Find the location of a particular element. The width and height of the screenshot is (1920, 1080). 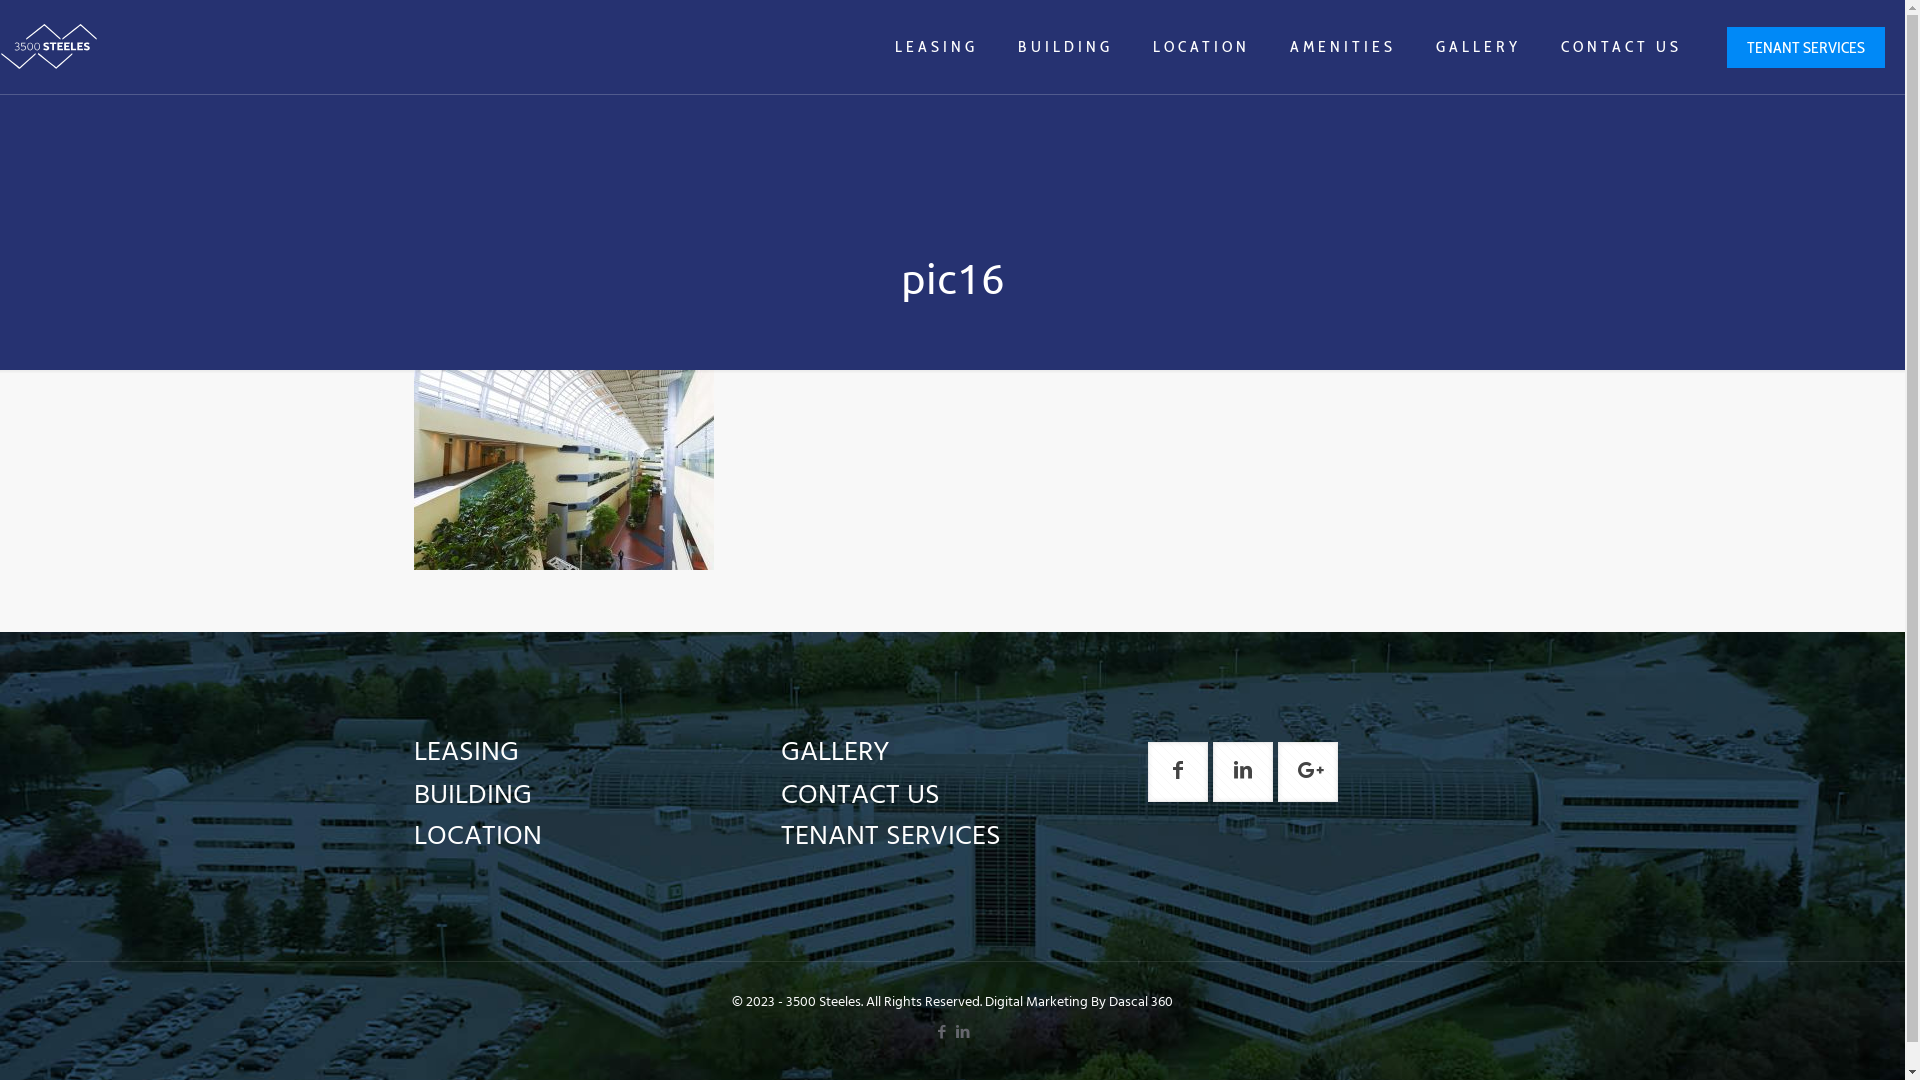

'LOCATION' is located at coordinates (412, 836).